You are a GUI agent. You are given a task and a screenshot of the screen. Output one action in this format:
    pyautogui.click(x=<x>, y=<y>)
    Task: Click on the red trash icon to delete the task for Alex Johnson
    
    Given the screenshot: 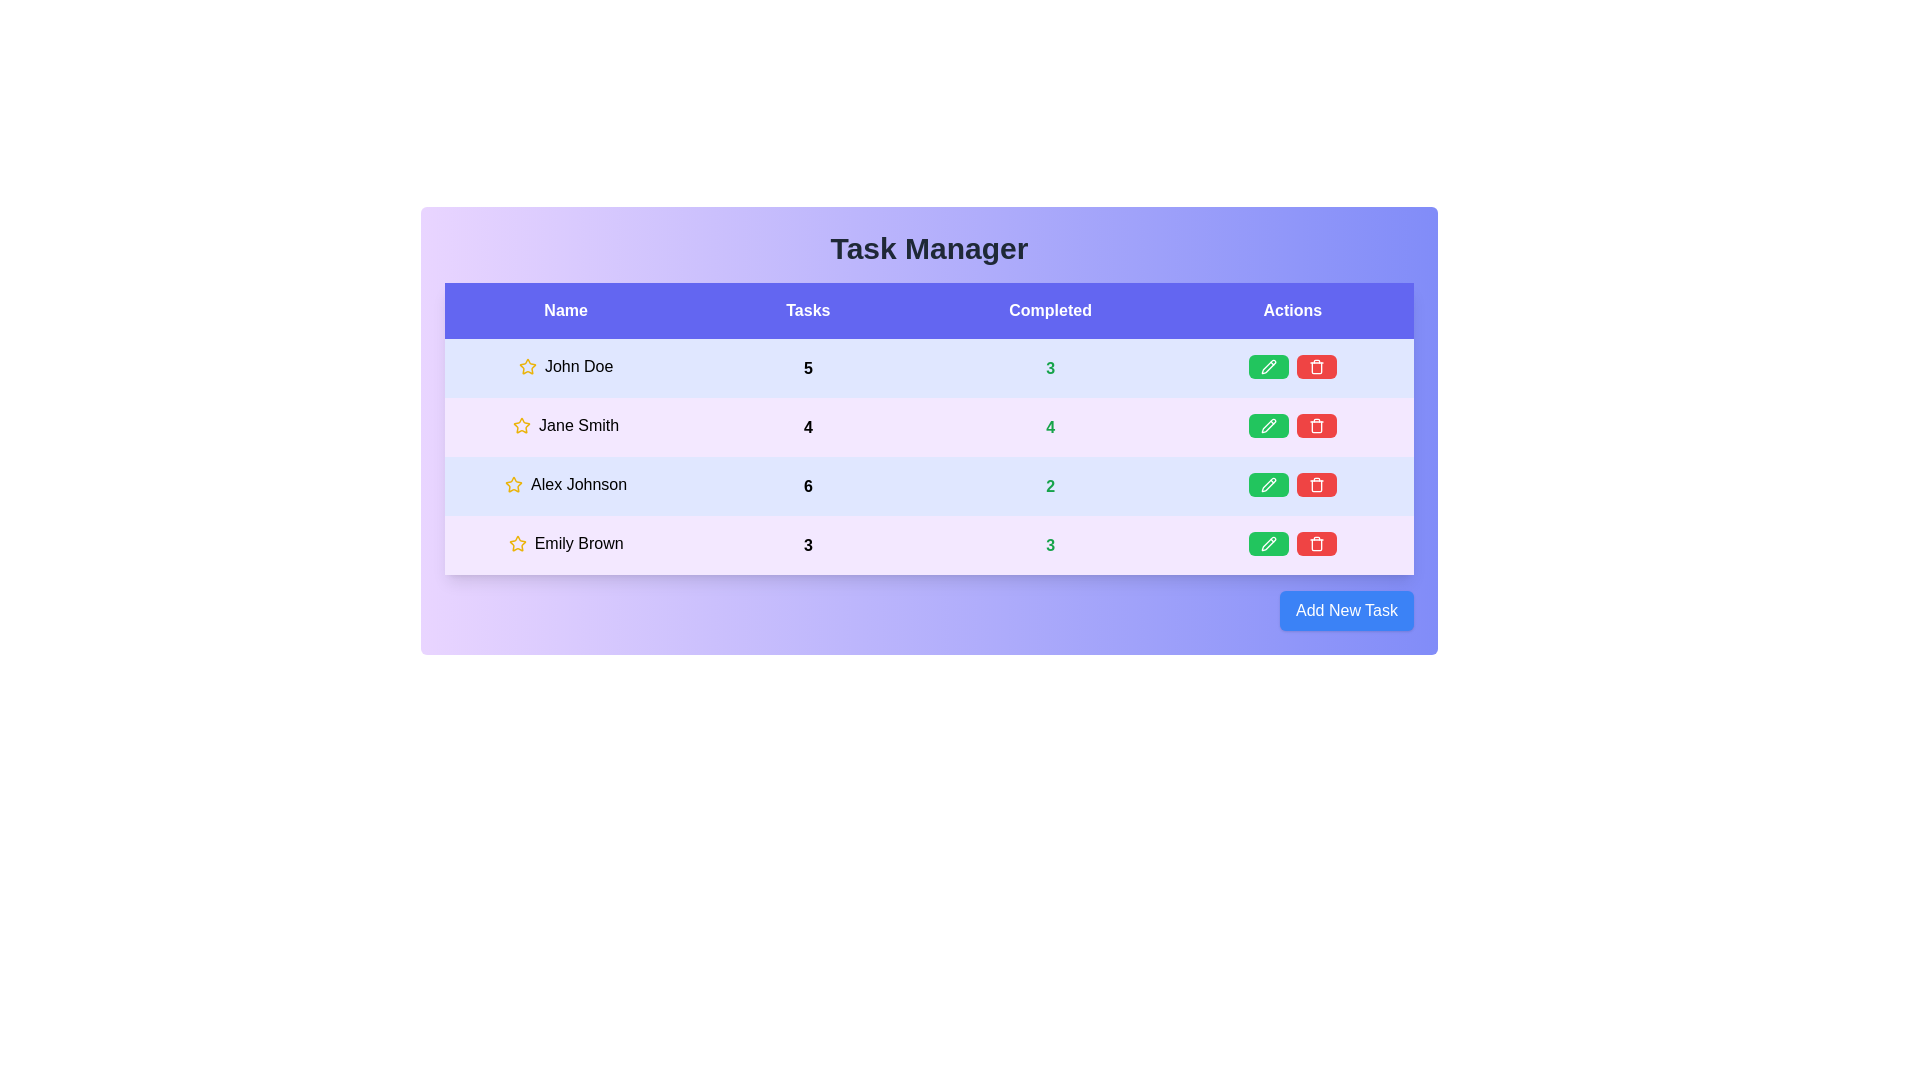 What is the action you would take?
    pyautogui.click(x=1316, y=485)
    